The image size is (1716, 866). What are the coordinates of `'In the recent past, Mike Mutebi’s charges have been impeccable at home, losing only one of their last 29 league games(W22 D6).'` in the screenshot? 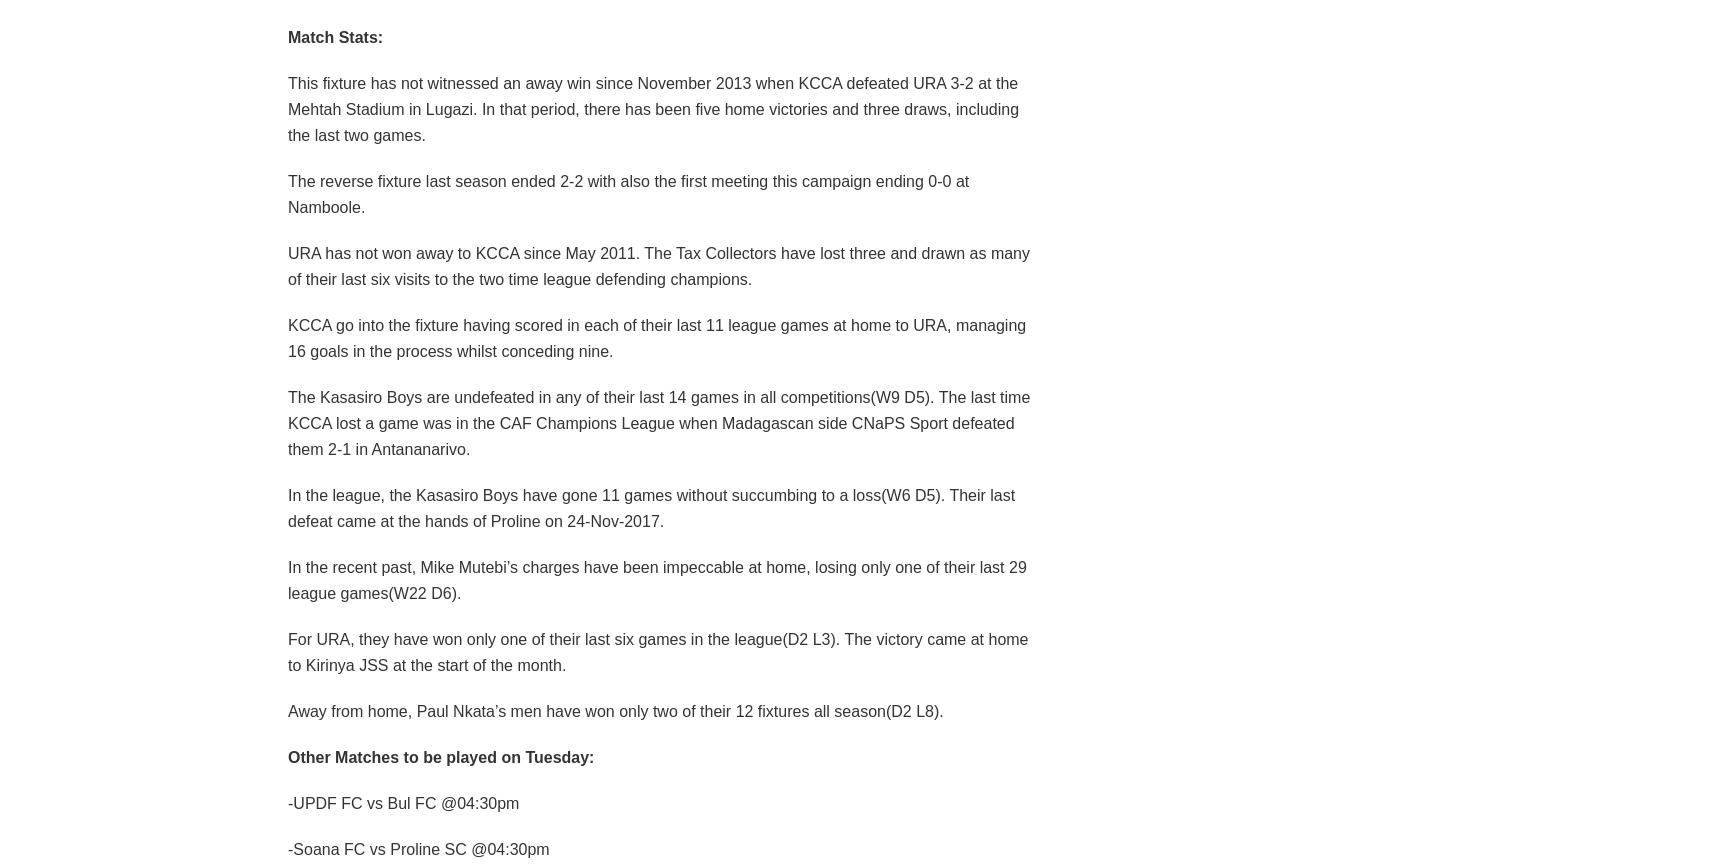 It's located at (656, 579).